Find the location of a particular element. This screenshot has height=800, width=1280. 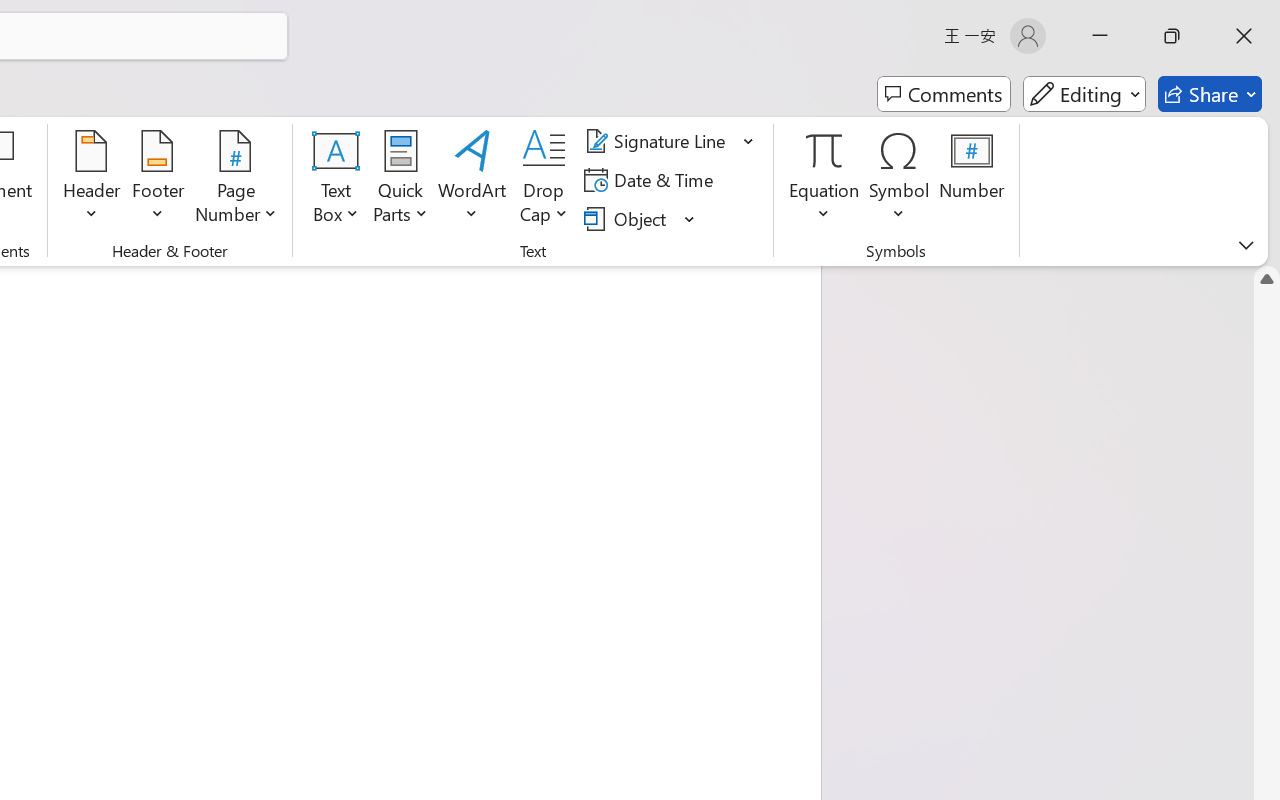

'Mode' is located at coordinates (1083, 94).